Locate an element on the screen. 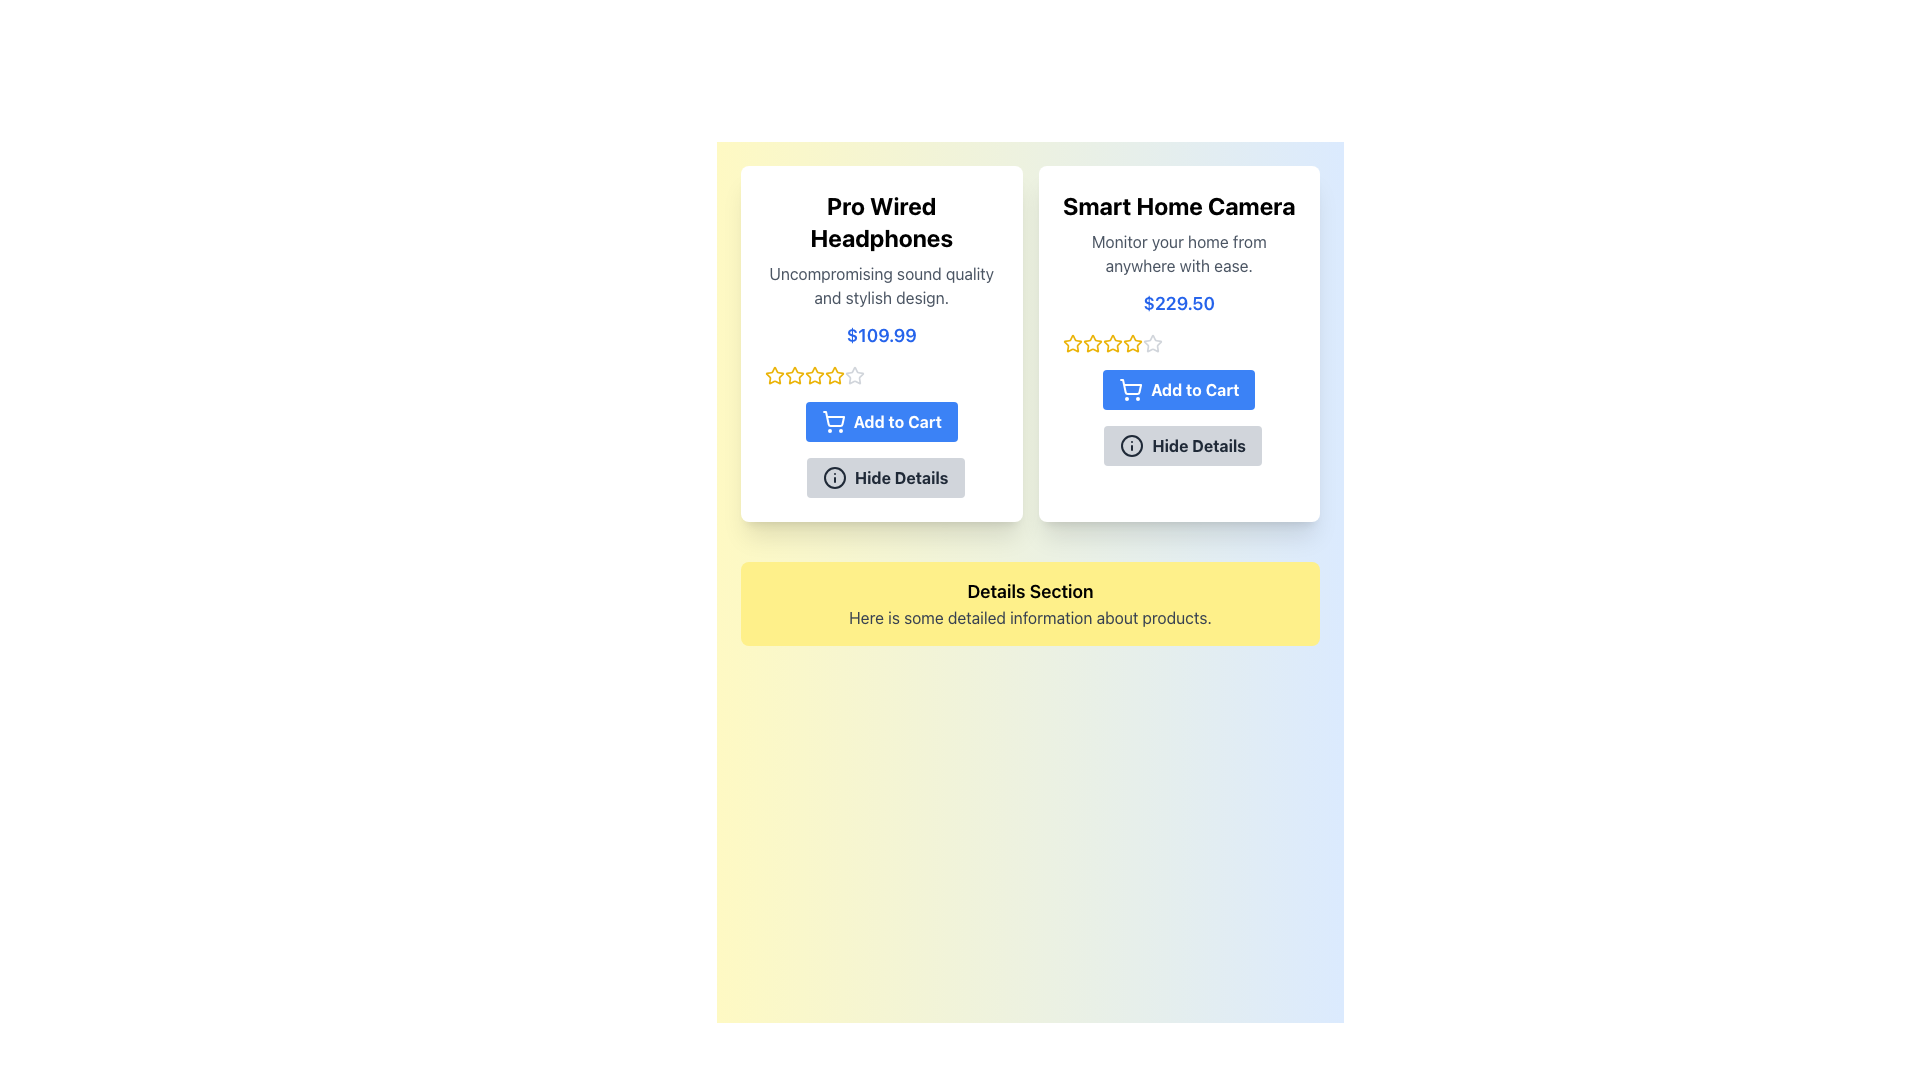 Image resolution: width=1920 pixels, height=1080 pixels. description text block located within the 'Pro Wired Headphones' product card, which is situated on the left side of the interface, directly below the product title and above the price '$109.99' is located at coordinates (880, 285).